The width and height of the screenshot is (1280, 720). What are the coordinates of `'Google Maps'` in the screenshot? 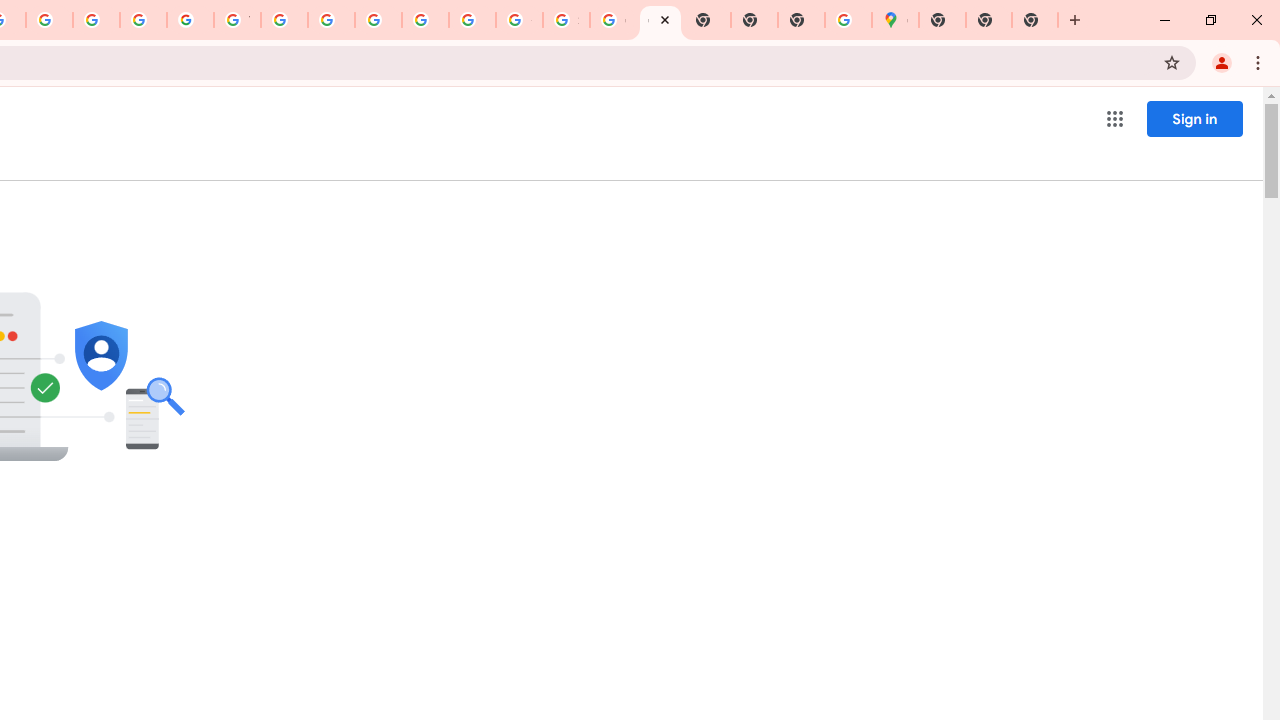 It's located at (894, 20).